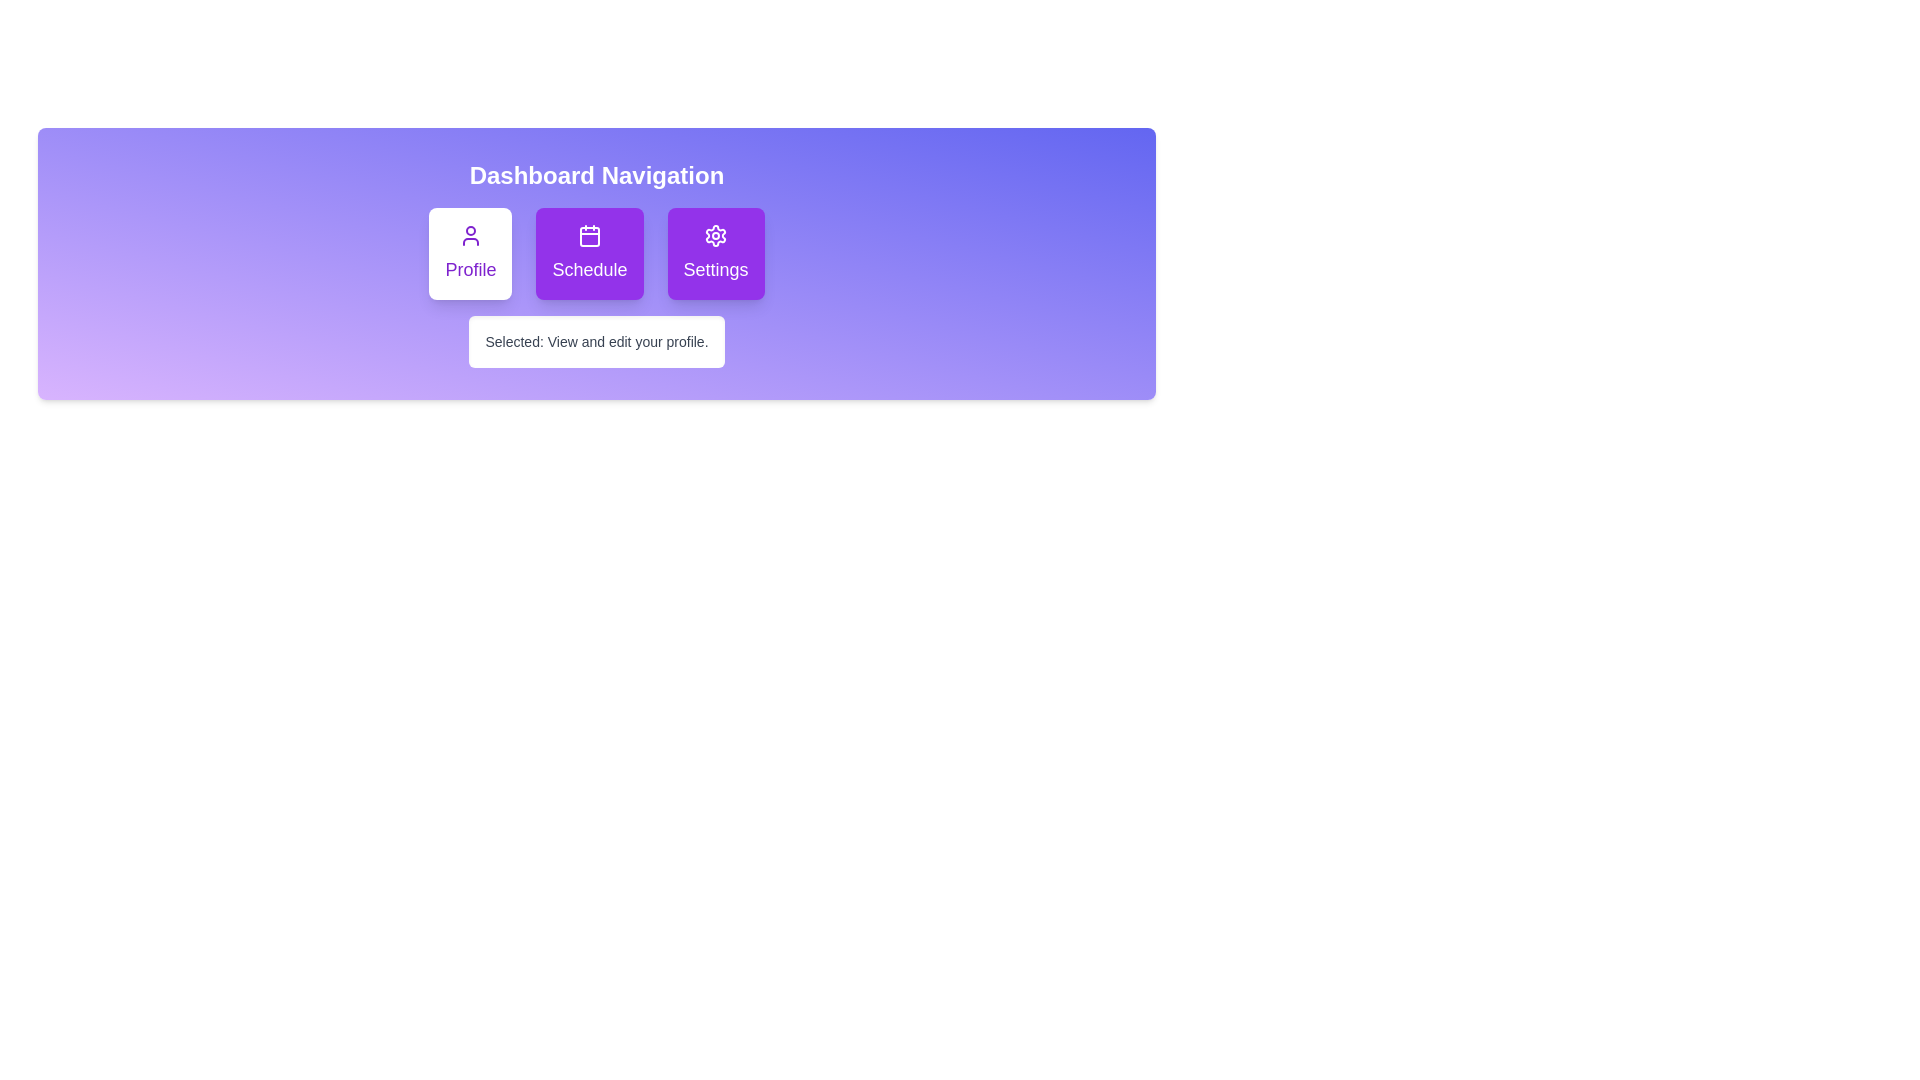  What do you see at coordinates (589, 270) in the screenshot?
I see `the 'Schedule' text label, which is displayed in a bold medium-sized font on a purple background within a card labeled 'Schedule'` at bounding box center [589, 270].